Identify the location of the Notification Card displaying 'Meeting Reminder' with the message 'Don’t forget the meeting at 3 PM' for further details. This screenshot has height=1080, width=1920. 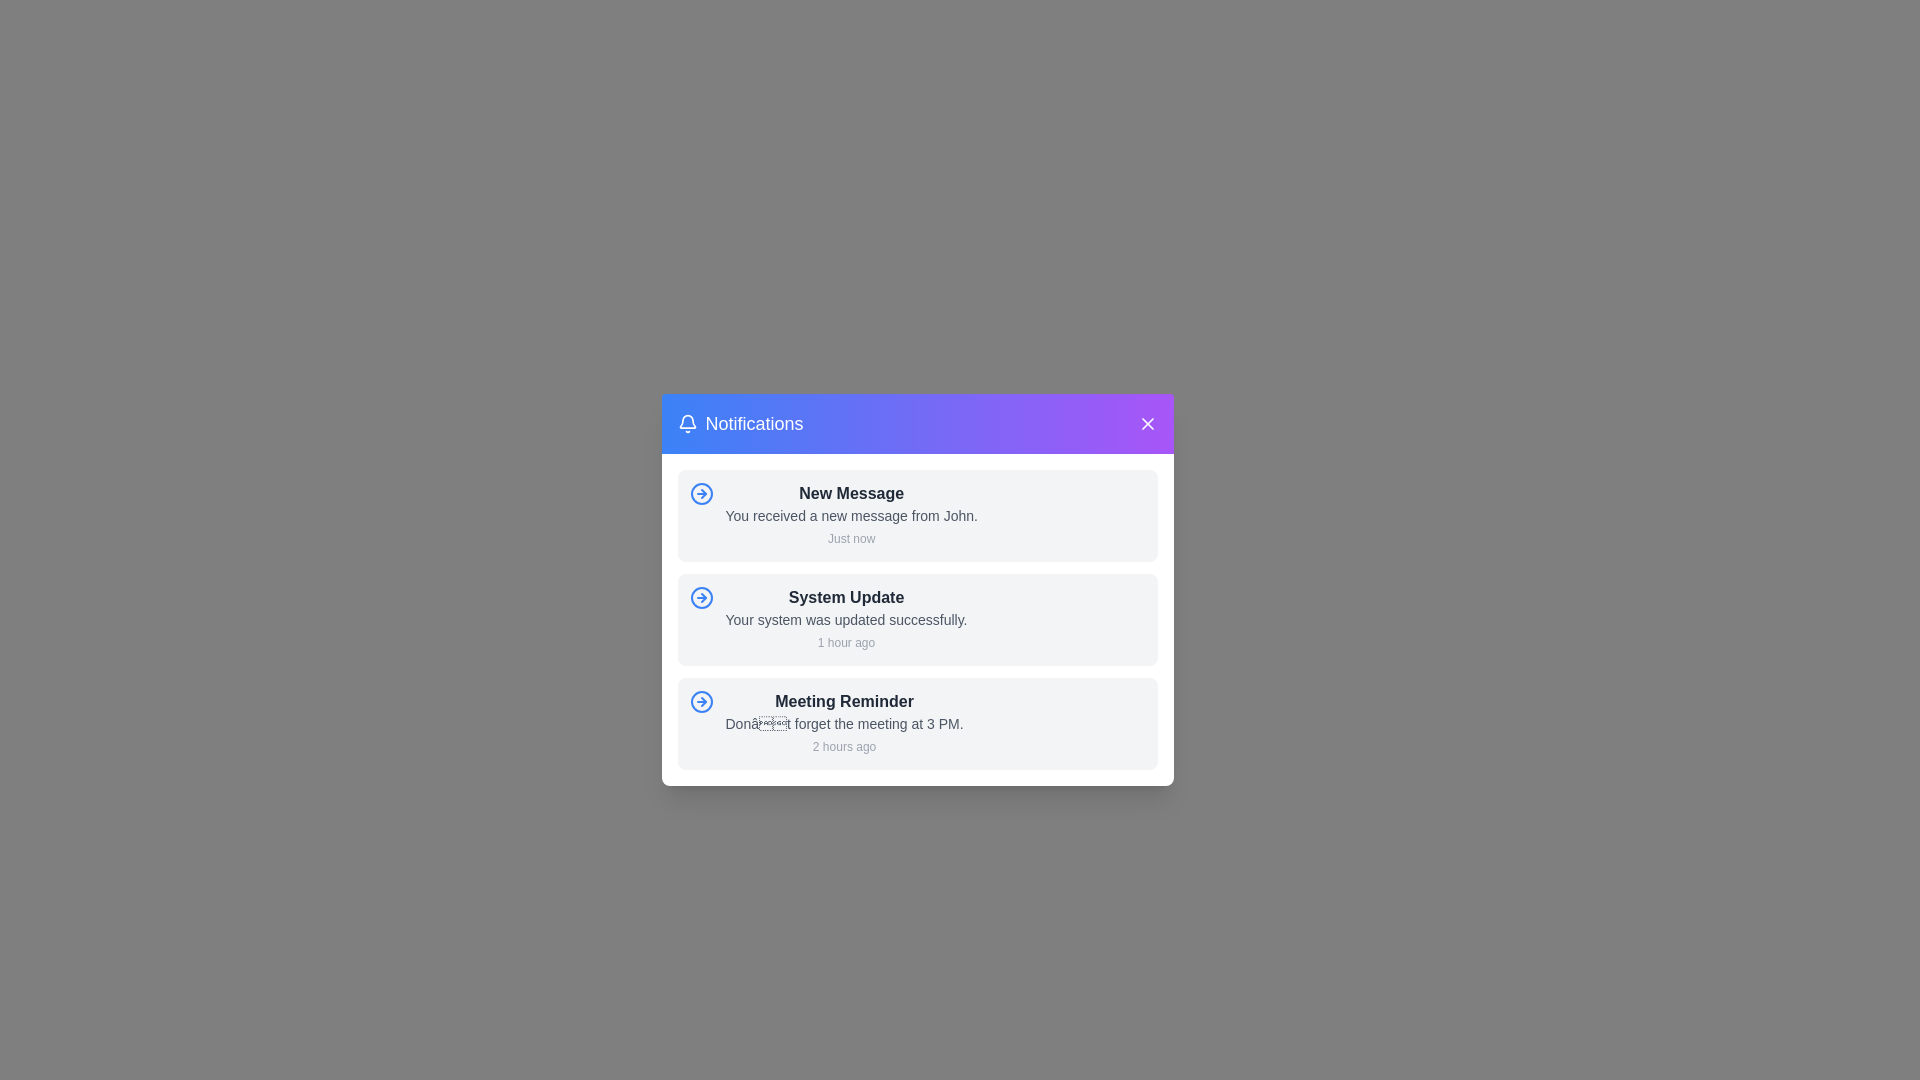
(844, 724).